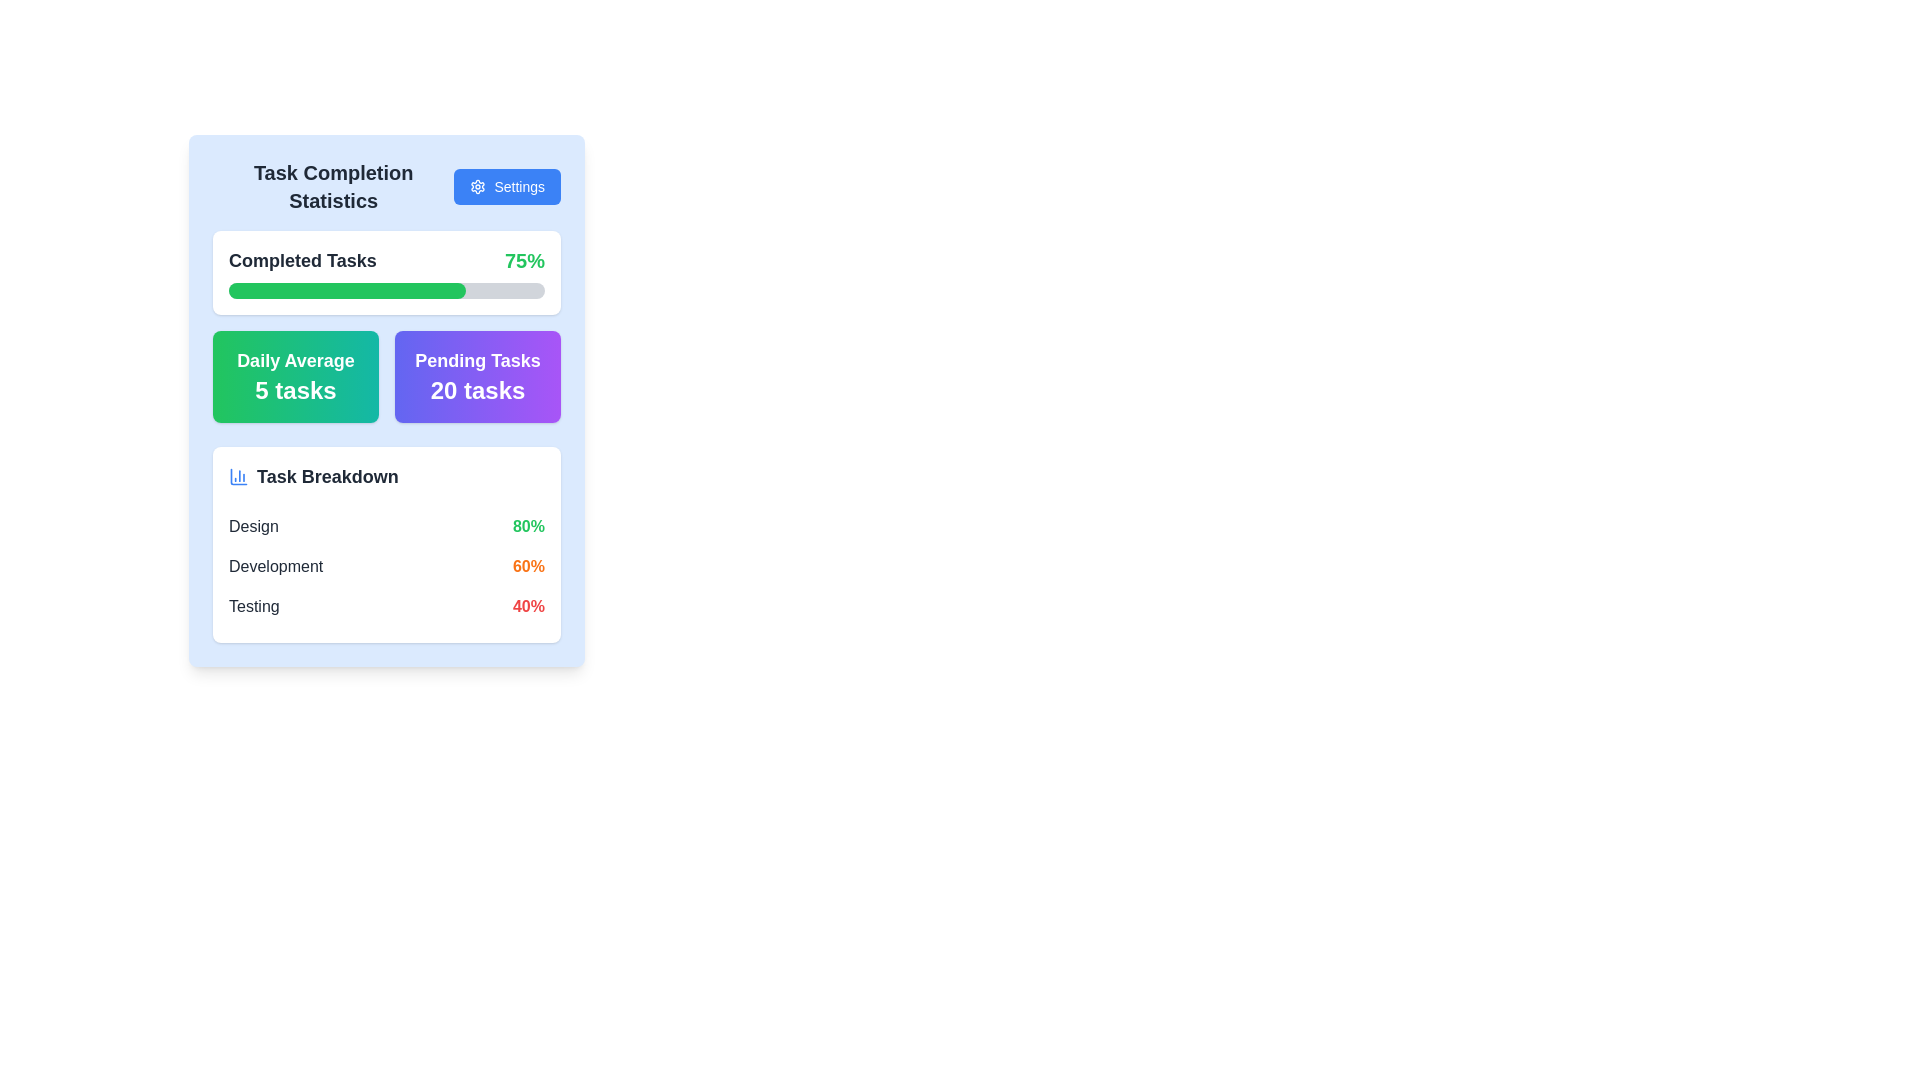 Image resolution: width=1920 pixels, height=1080 pixels. Describe the element at coordinates (275, 567) in the screenshot. I see `the static text label reading 'Development' located in the 'Task Breakdown' section, which is aligned to the left next to the completion percentage '60%'` at that location.